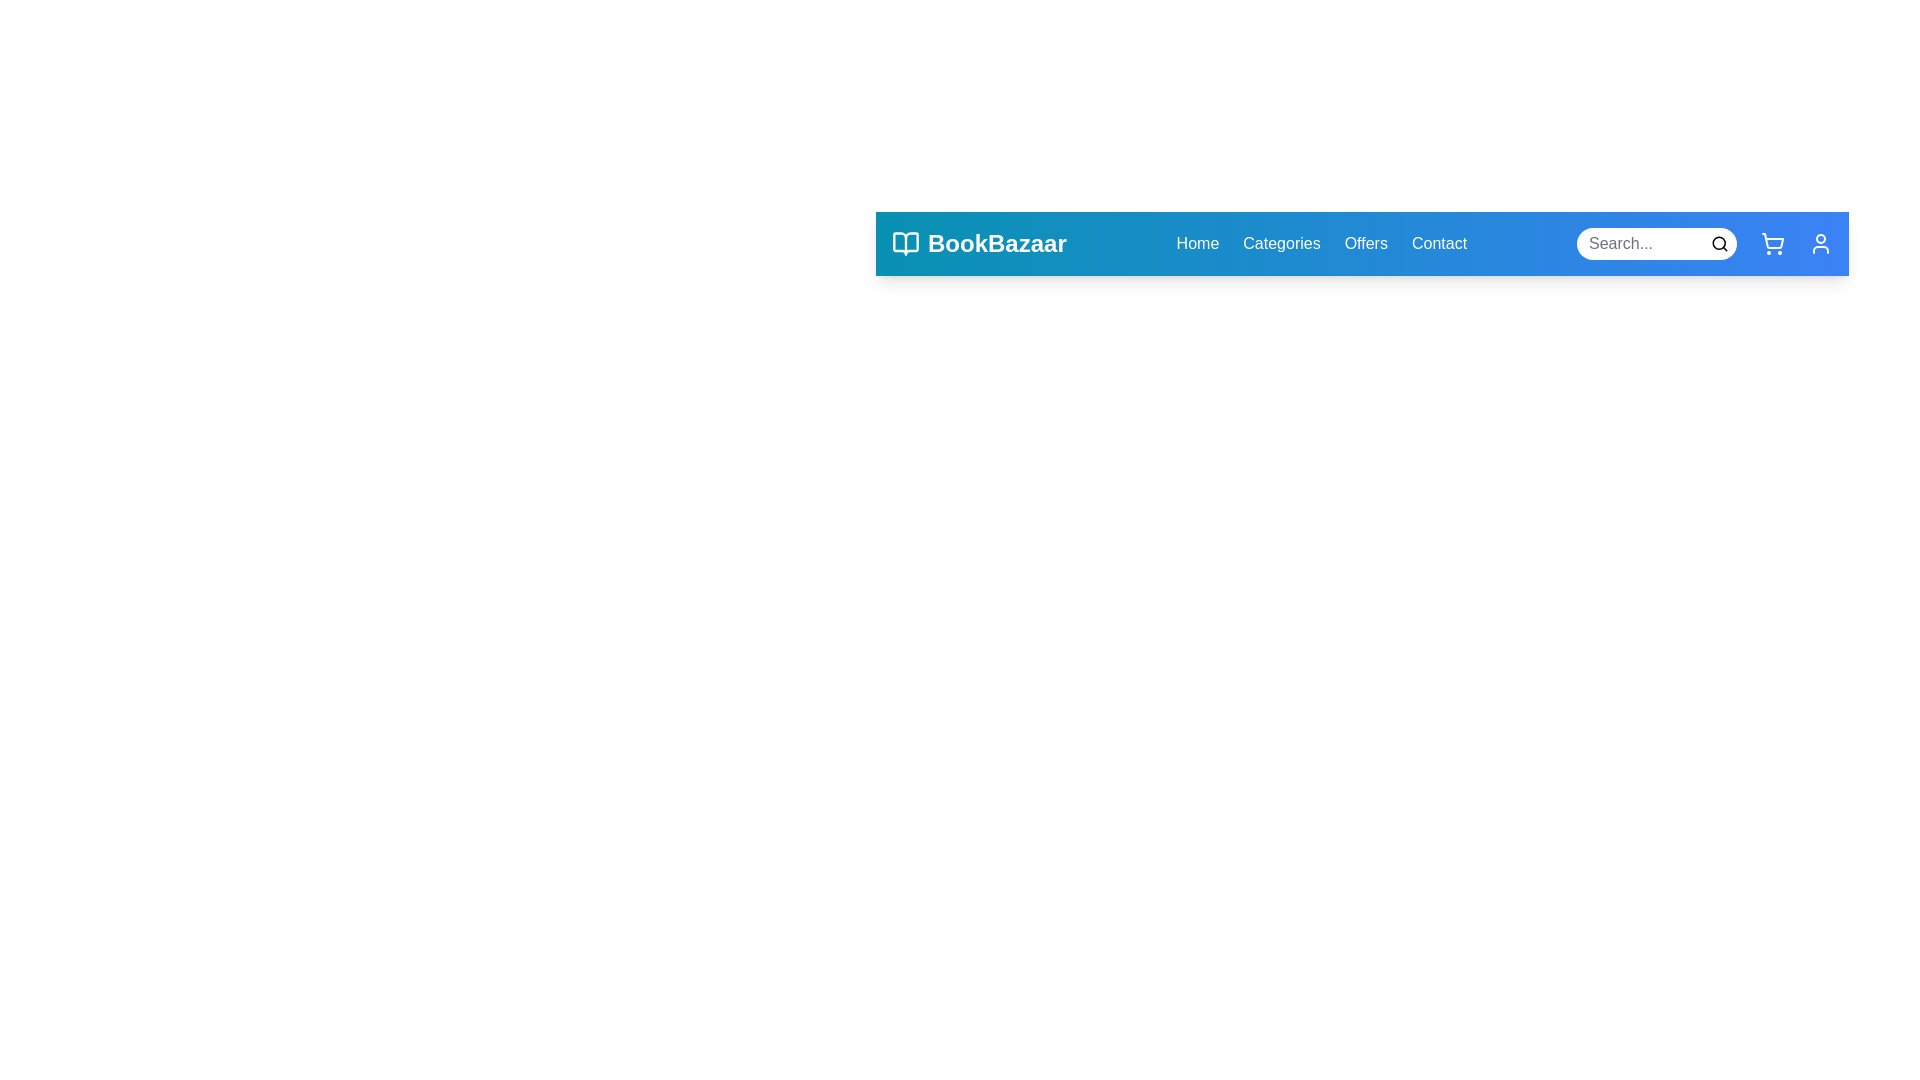 This screenshot has height=1080, width=1920. Describe the element at coordinates (1820, 242) in the screenshot. I see `the user profile icon` at that location.